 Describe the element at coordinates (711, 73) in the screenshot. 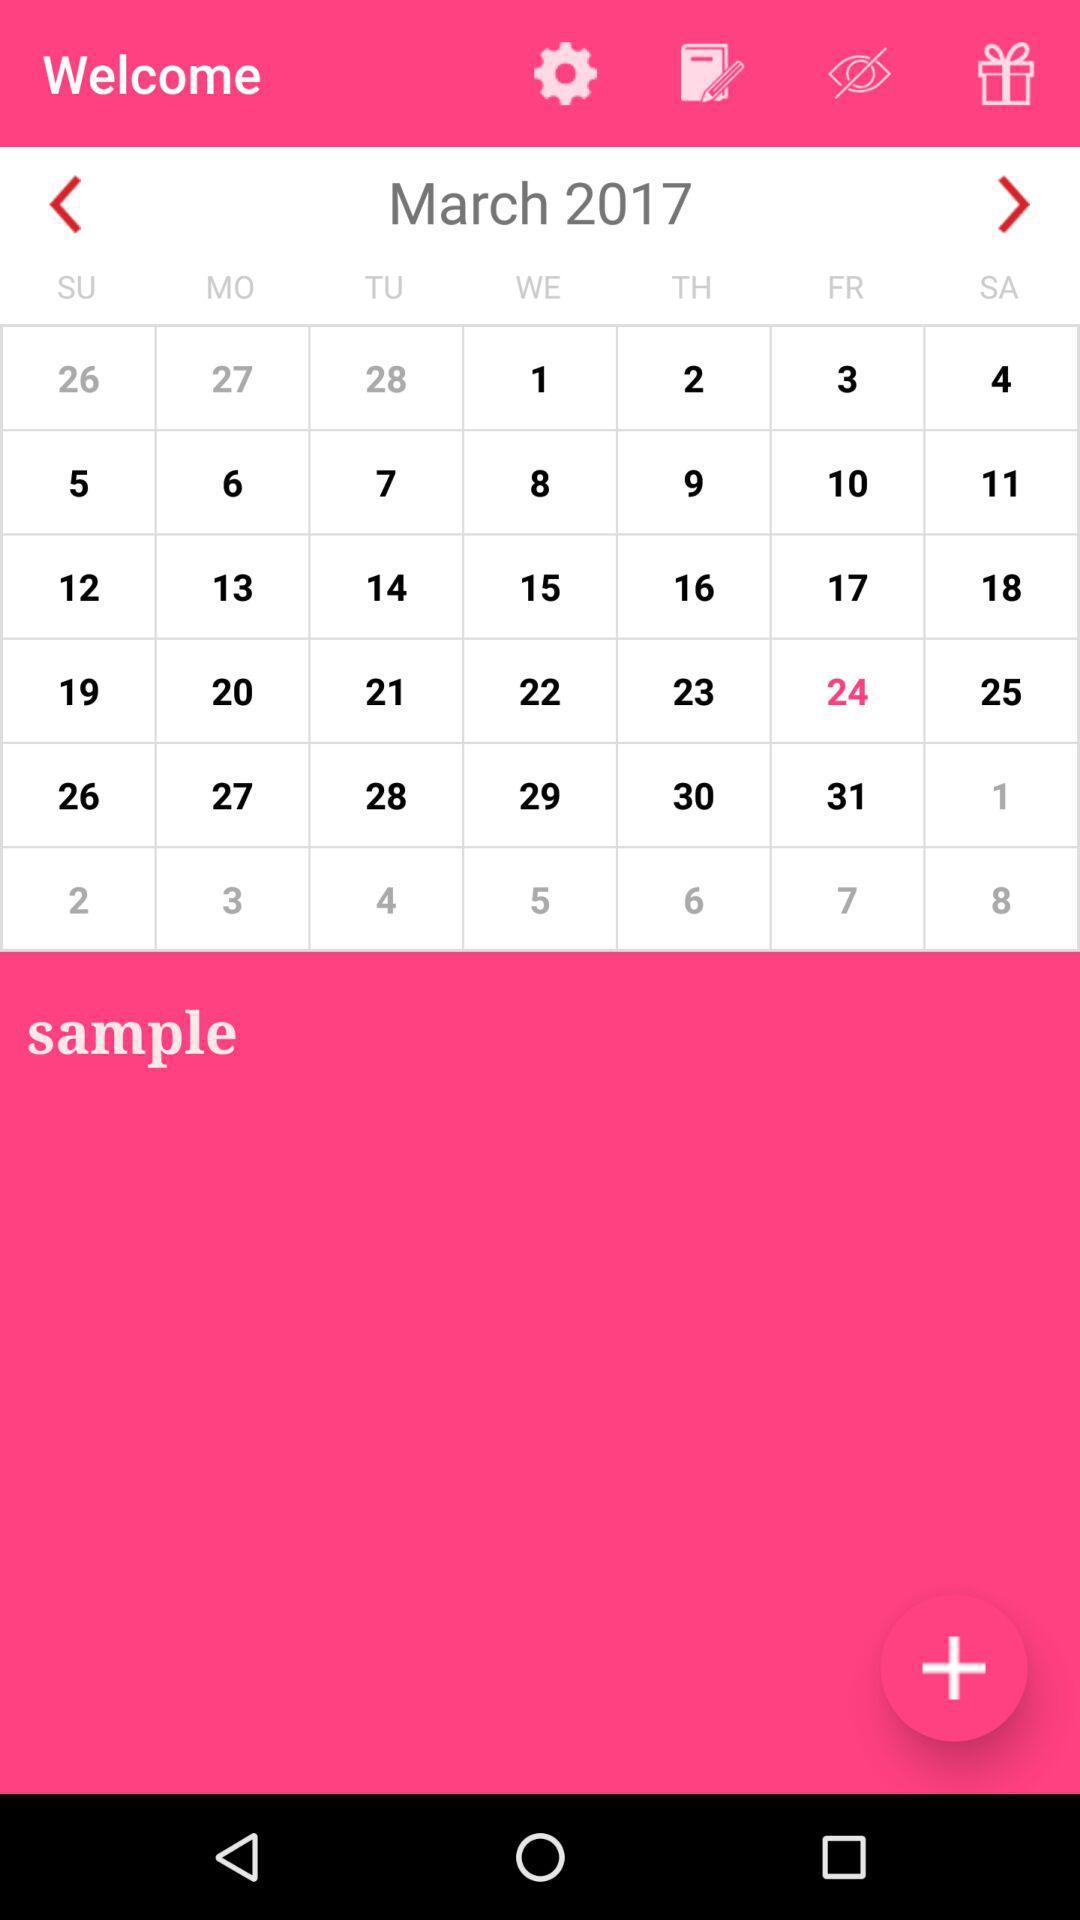

I see `edit` at that location.